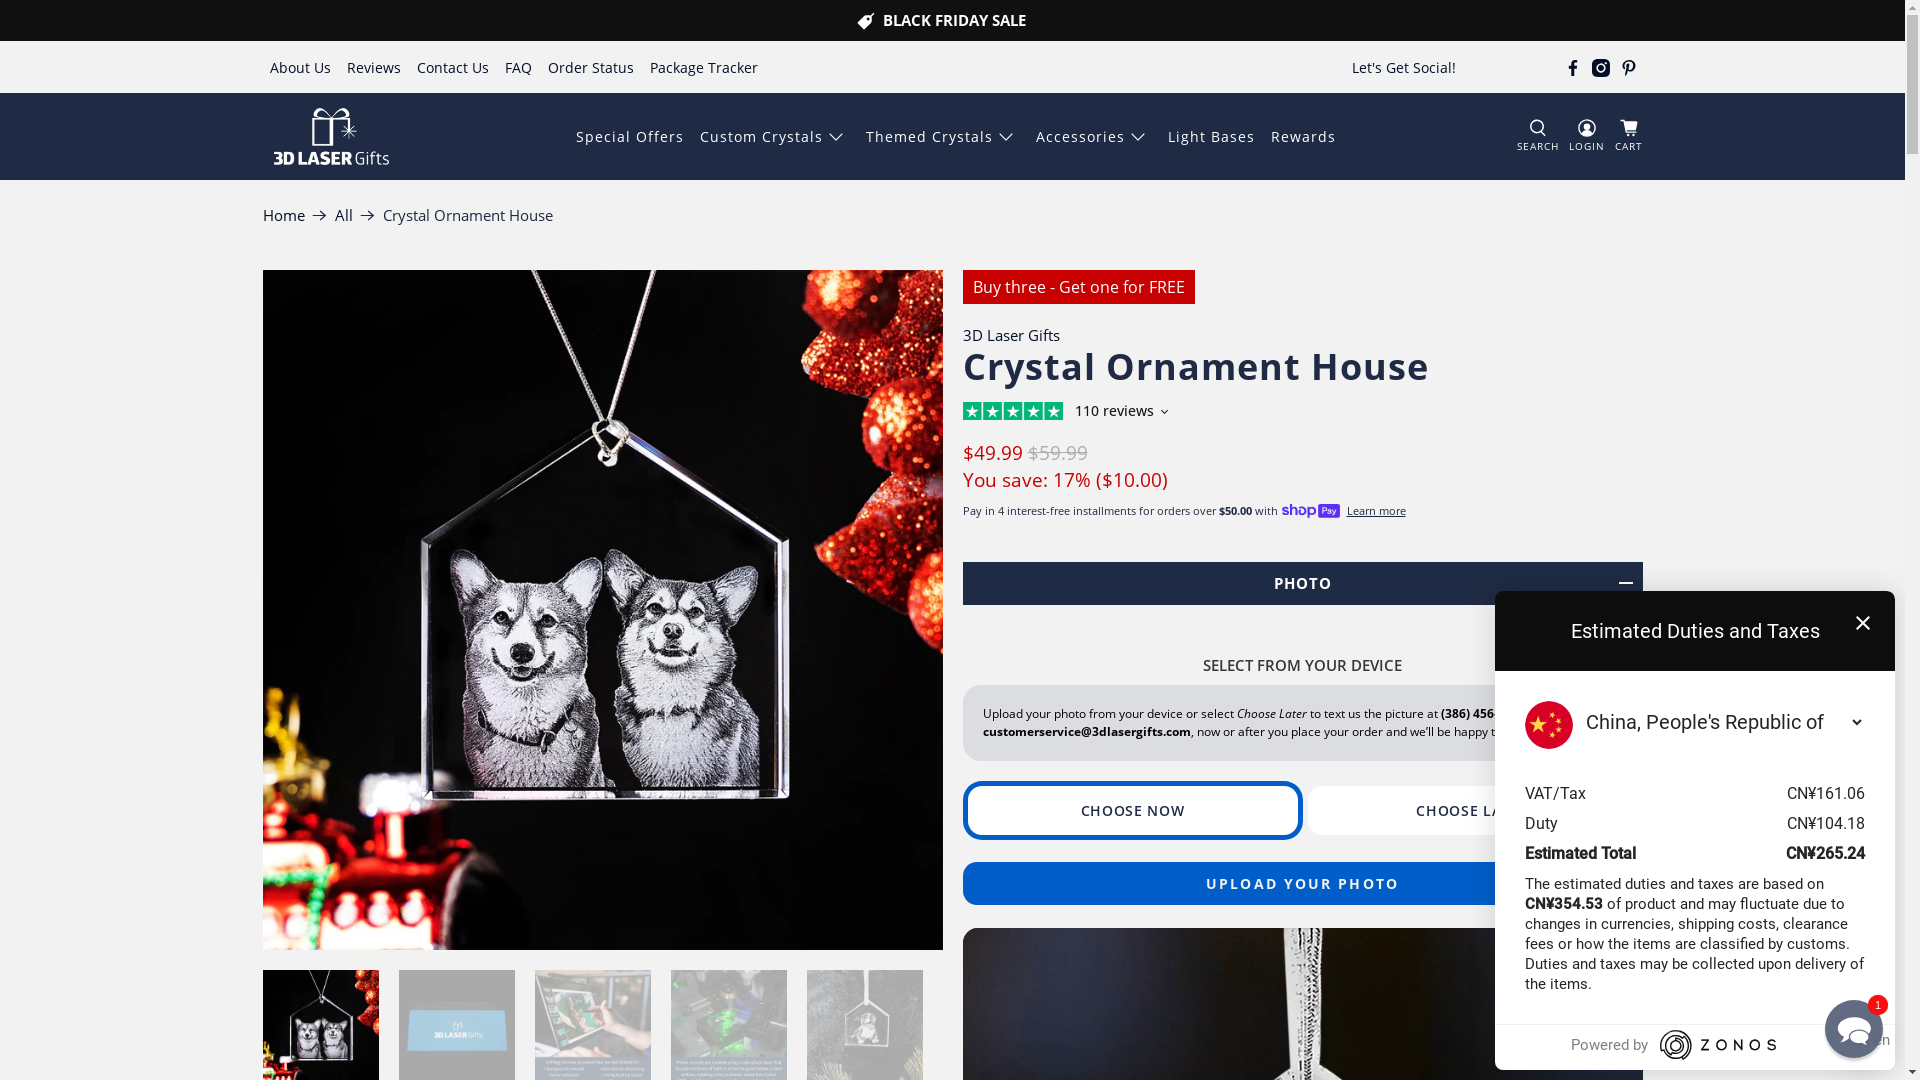 The height and width of the screenshot is (1080, 1920). I want to click on 'Accessories', so click(1093, 135).